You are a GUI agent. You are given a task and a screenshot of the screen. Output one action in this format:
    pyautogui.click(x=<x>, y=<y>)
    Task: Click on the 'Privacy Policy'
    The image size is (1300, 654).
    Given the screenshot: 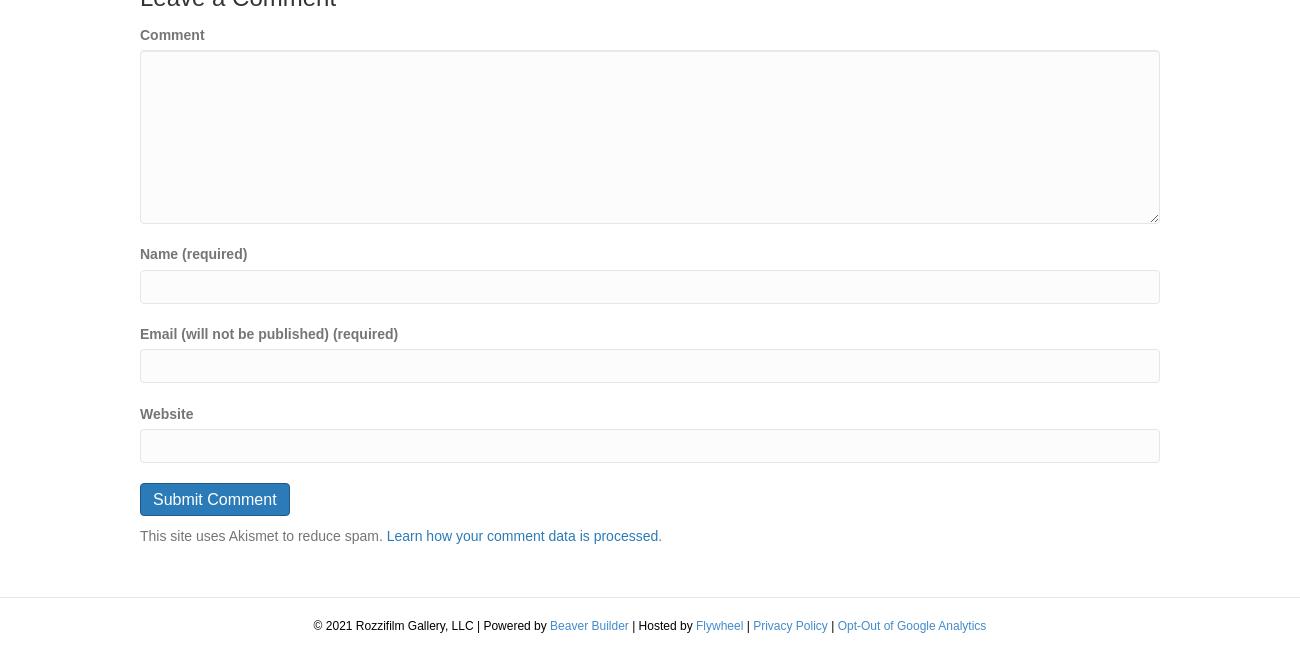 What is the action you would take?
    pyautogui.click(x=752, y=625)
    